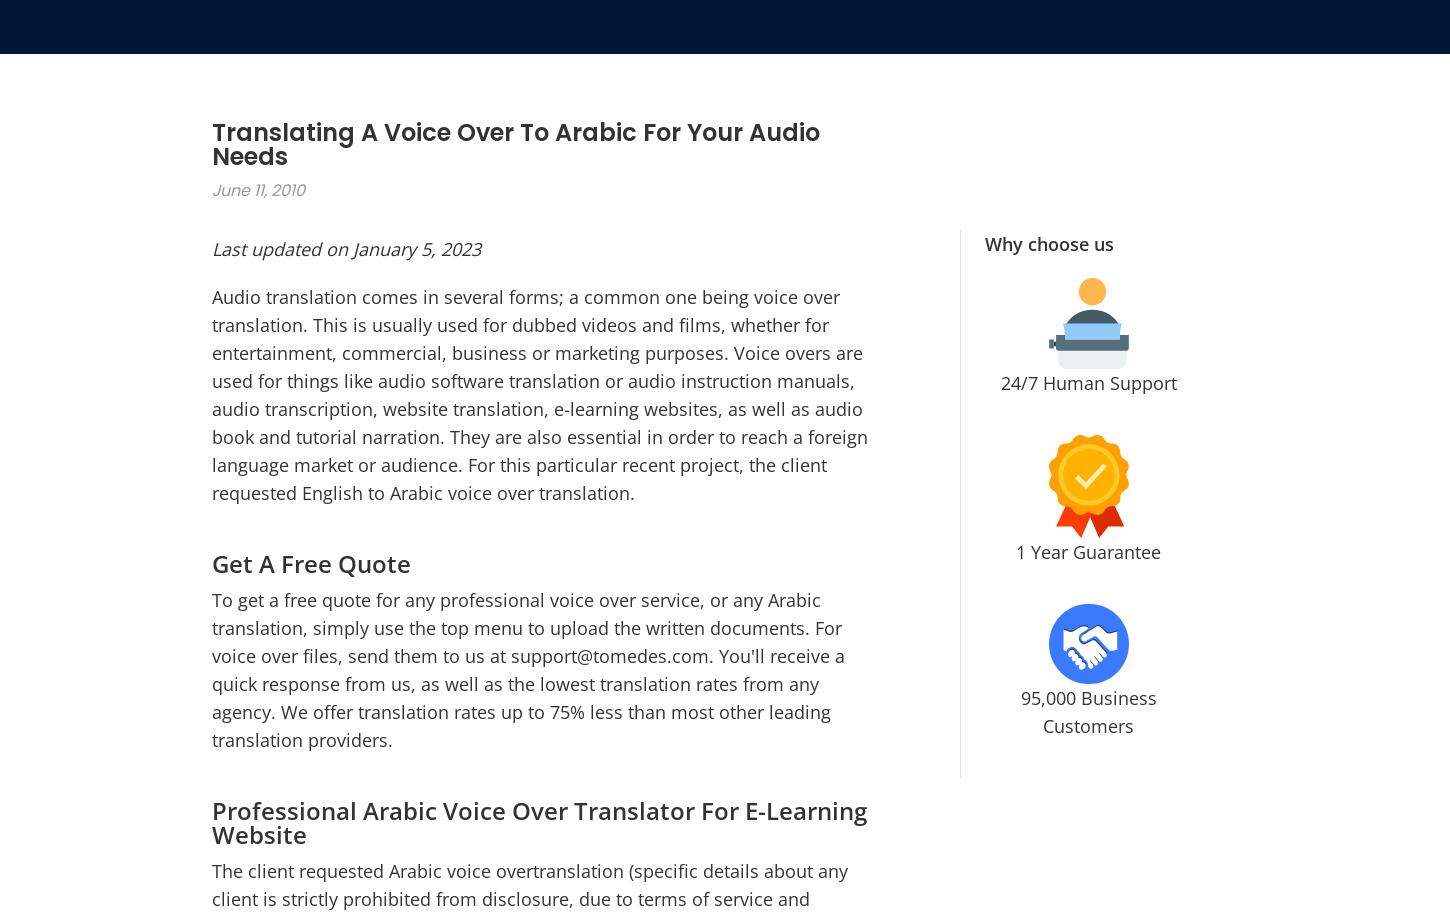  I want to click on 'TESTIMONIALS', so click(1081, 324).